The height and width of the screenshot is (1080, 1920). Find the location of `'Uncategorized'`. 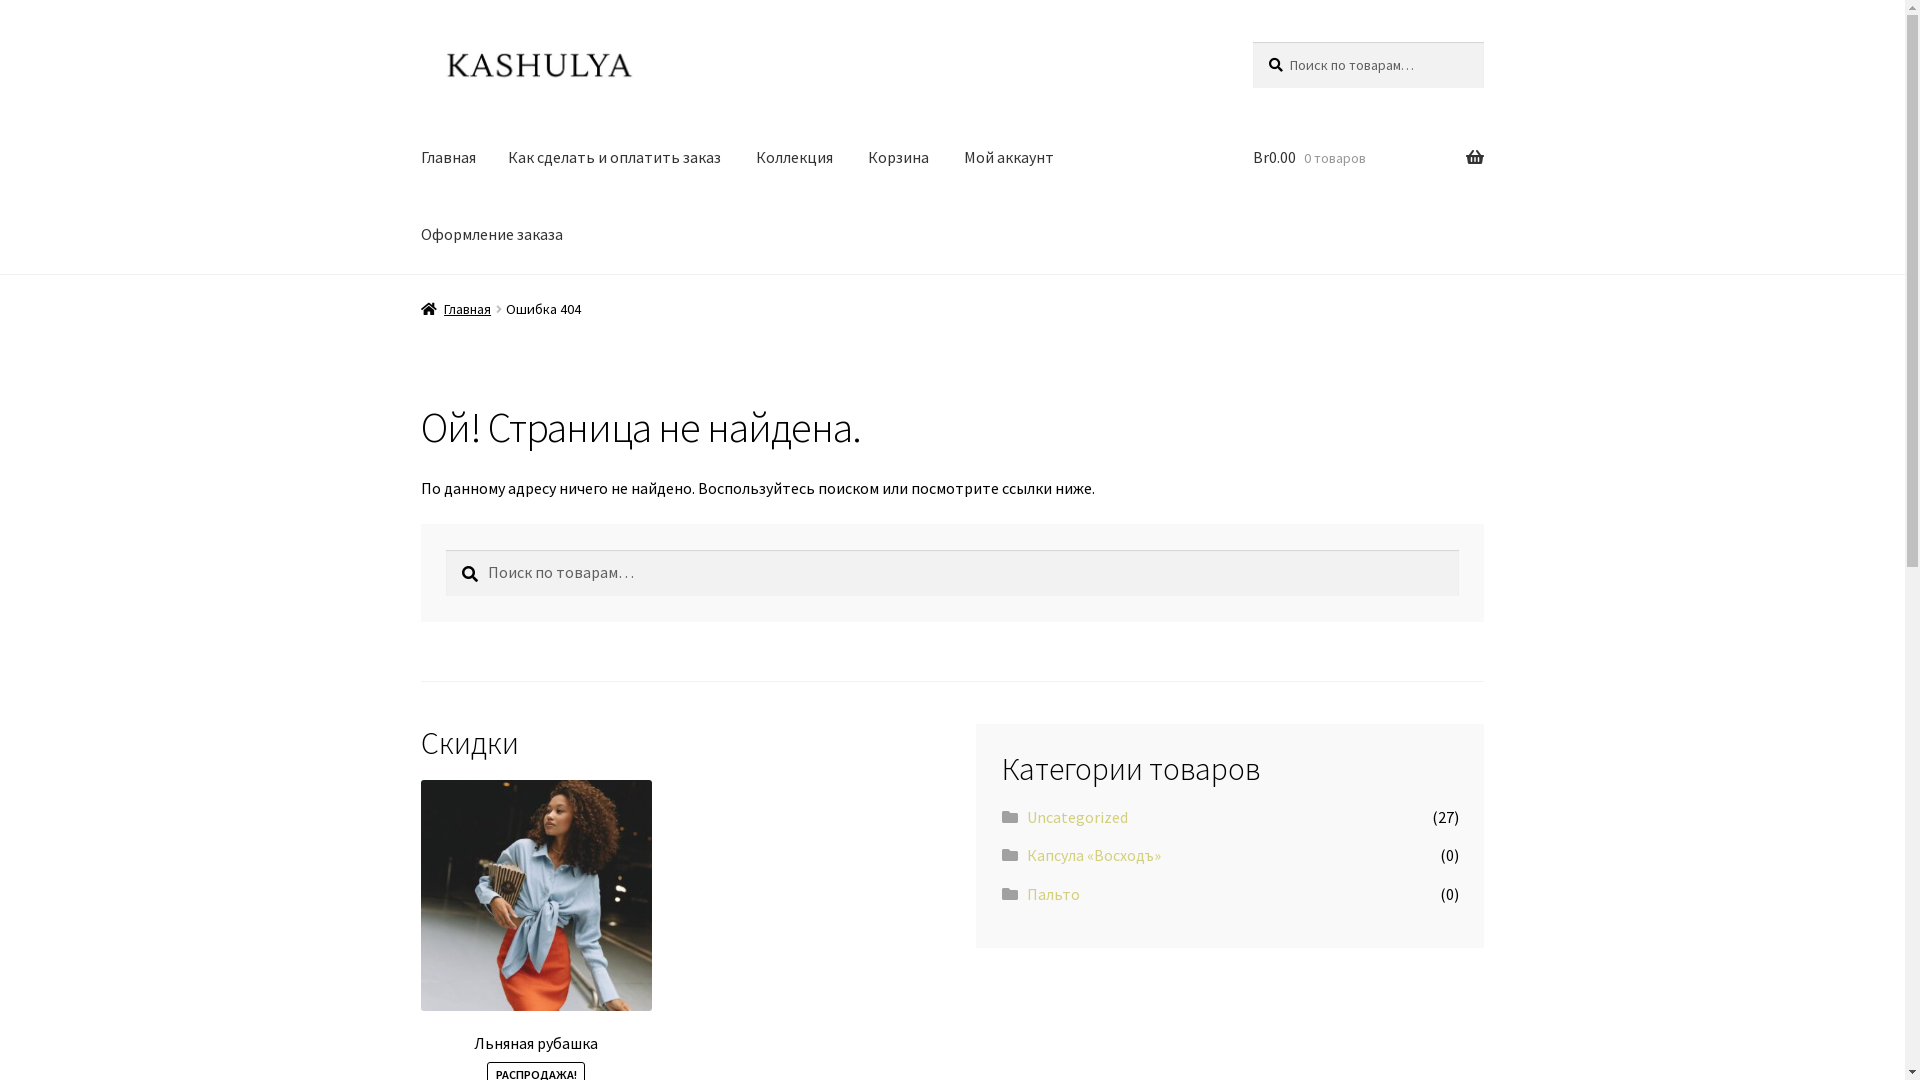

'Uncategorized' is located at coordinates (1076, 817).